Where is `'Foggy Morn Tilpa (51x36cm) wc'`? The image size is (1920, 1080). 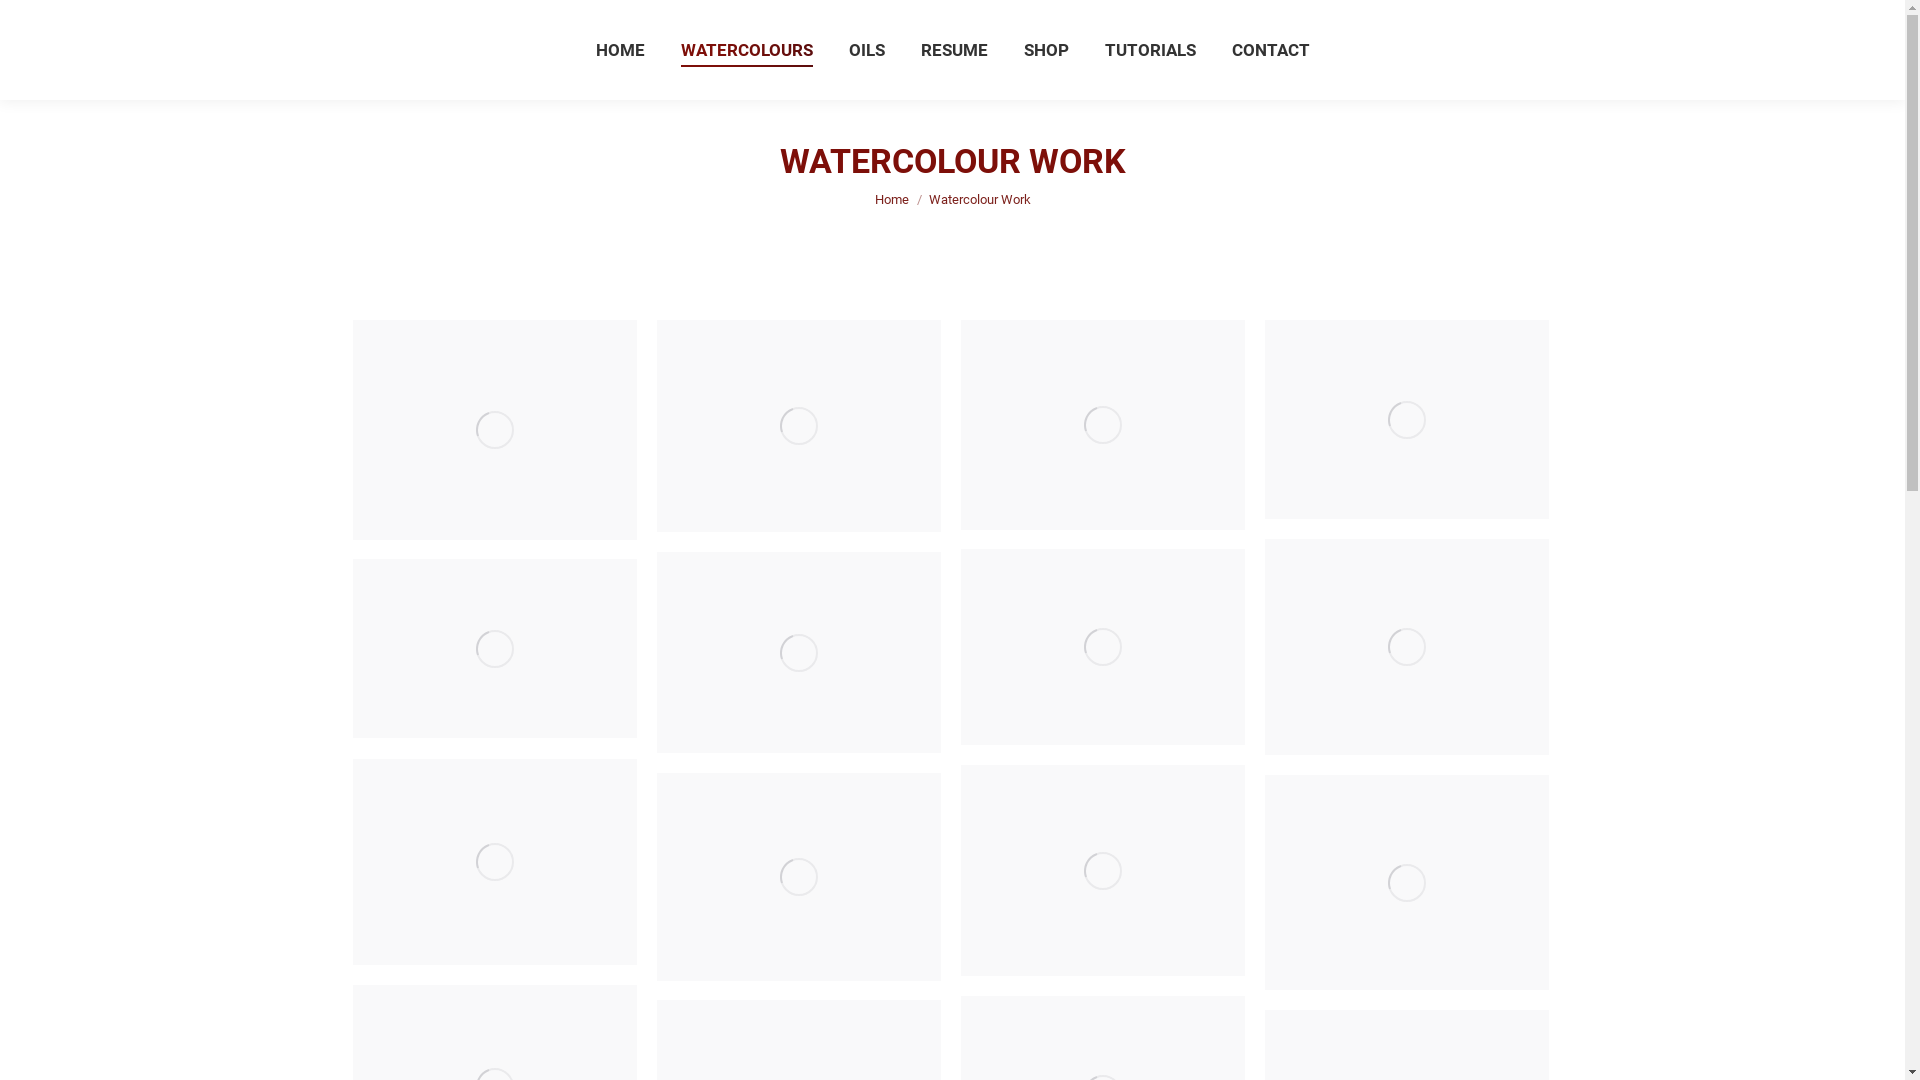
'Foggy Morn Tilpa (51x36cm) wc' is located at coordinates (494, 648).